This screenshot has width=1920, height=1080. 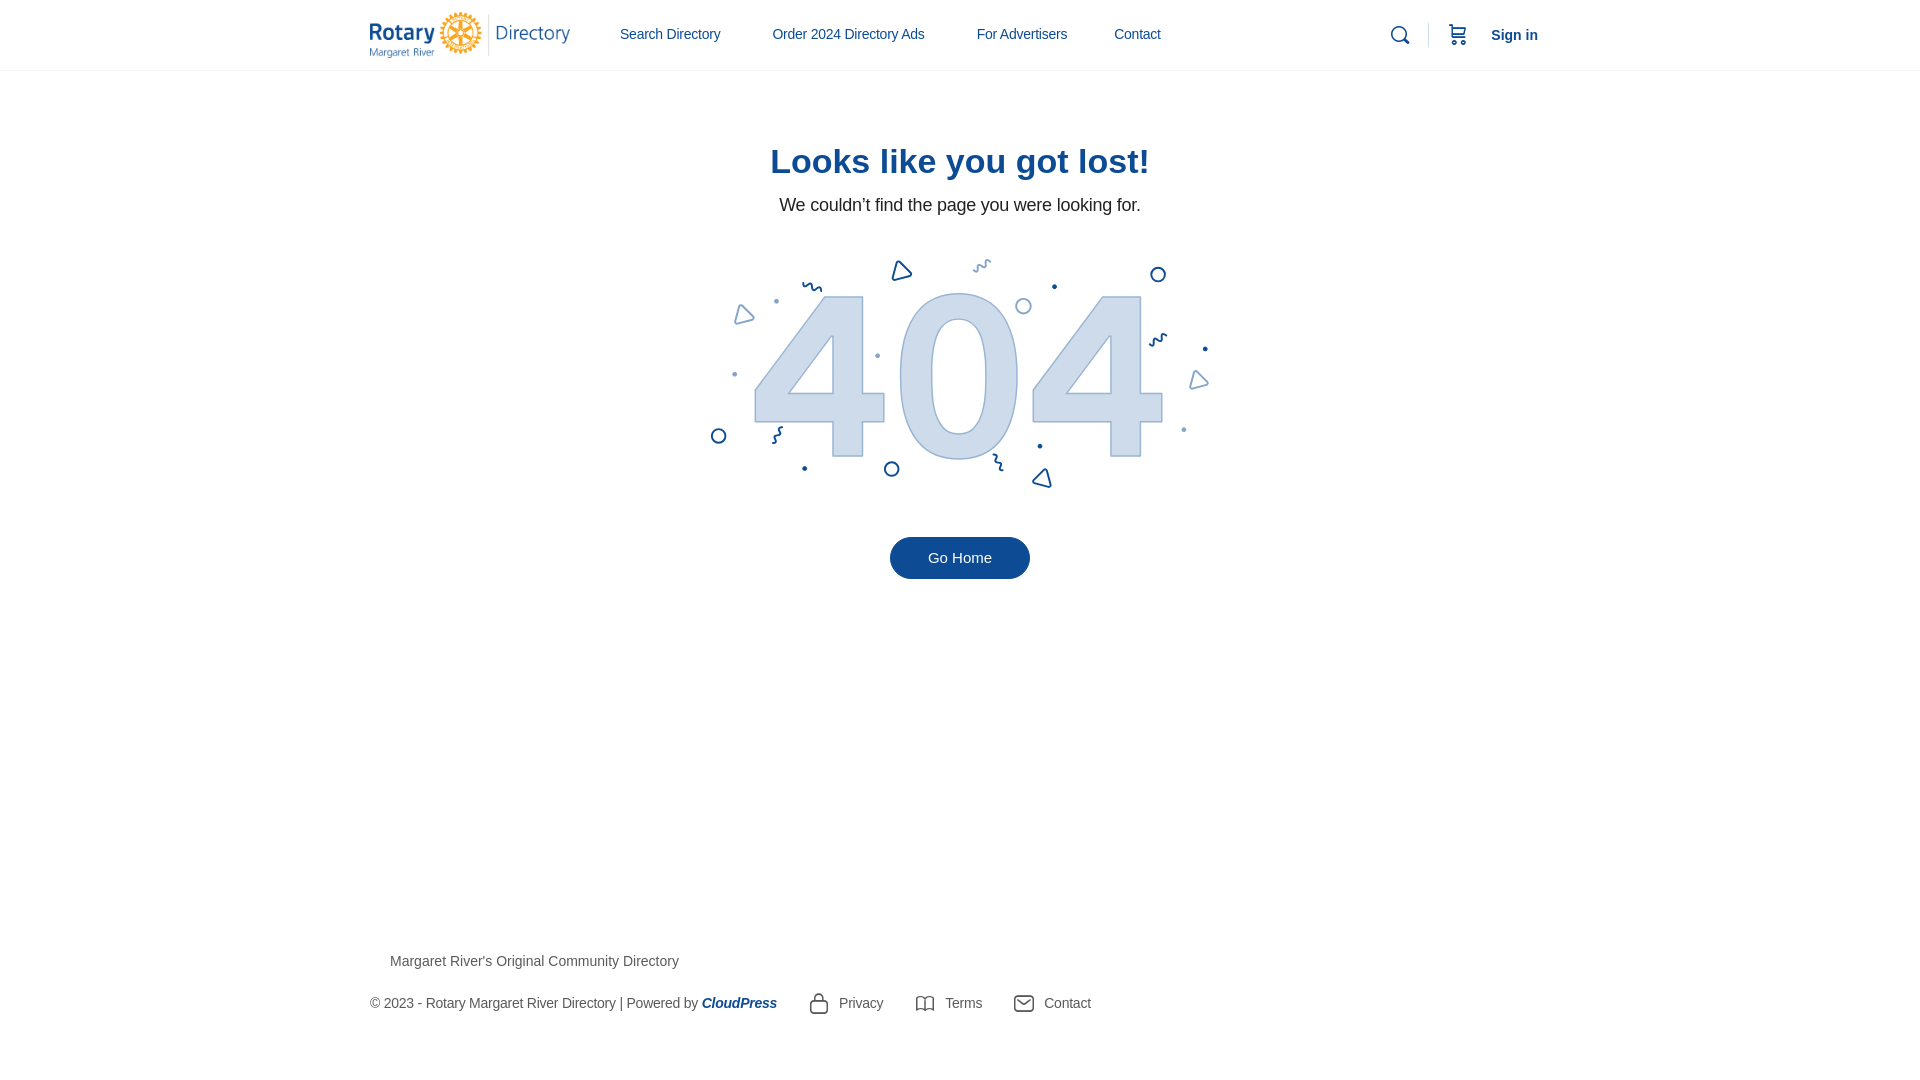 What do you see at coordinates (678, 34) in the screenshot?
I see `'Search Directory'` at bounding box center [678, 34].